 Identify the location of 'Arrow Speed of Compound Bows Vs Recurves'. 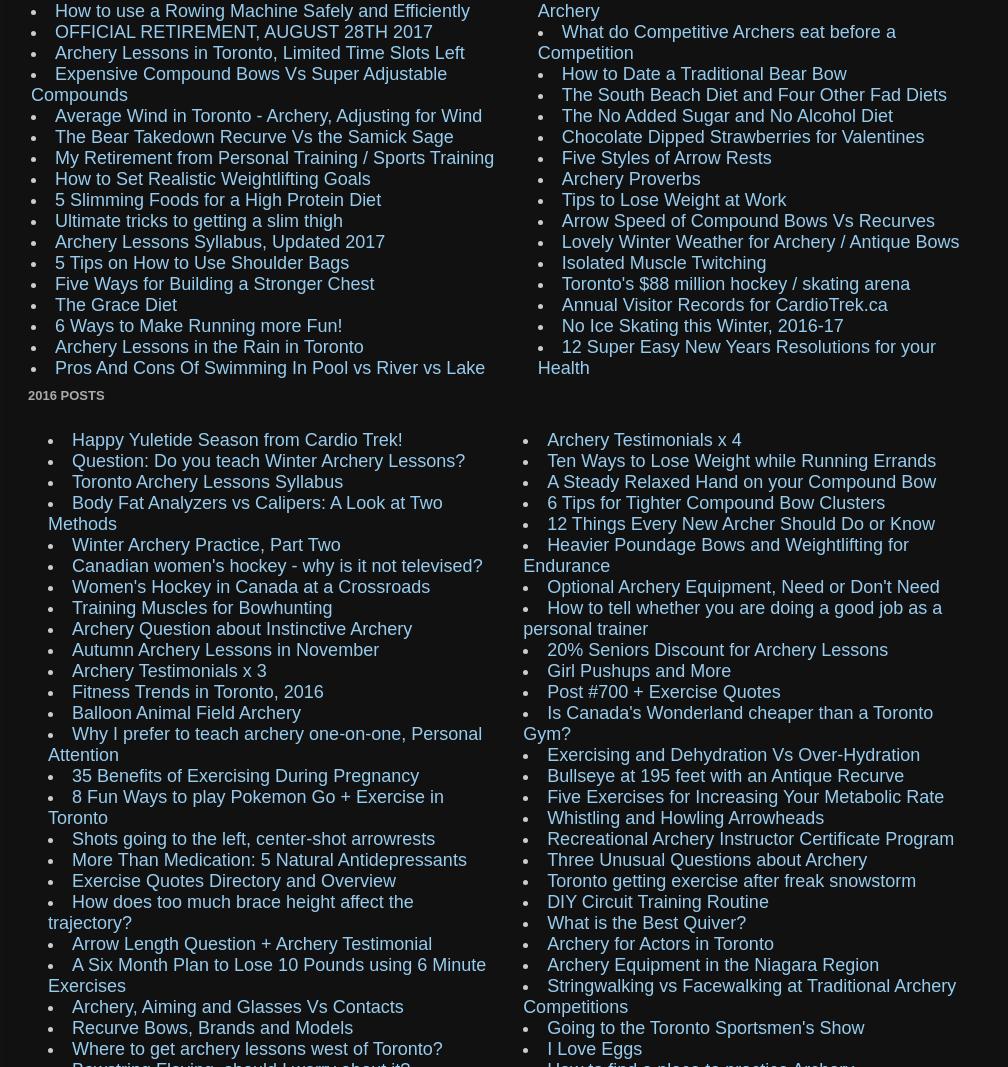
(560, 220).